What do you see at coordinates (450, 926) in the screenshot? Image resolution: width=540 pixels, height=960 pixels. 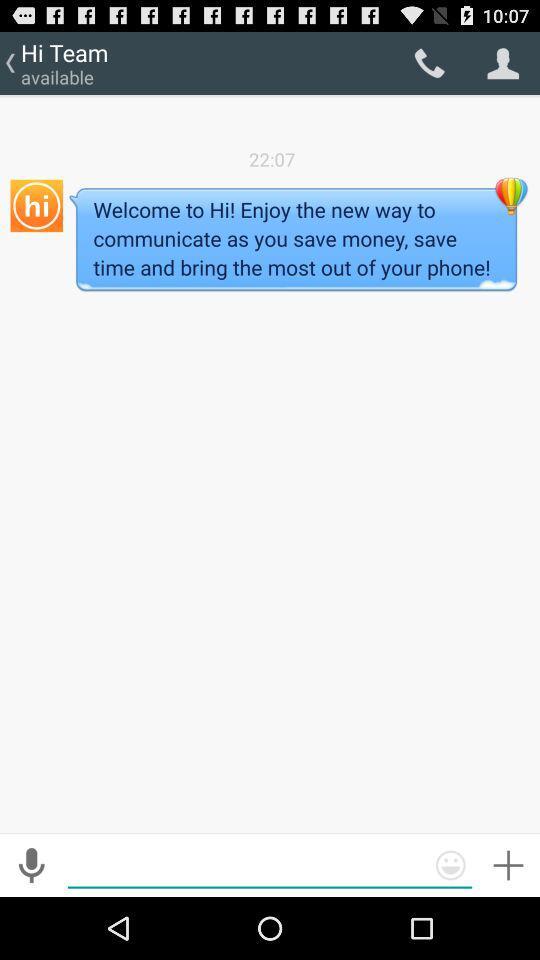 I see `the emoji icon` at bounding box center [450, 926].